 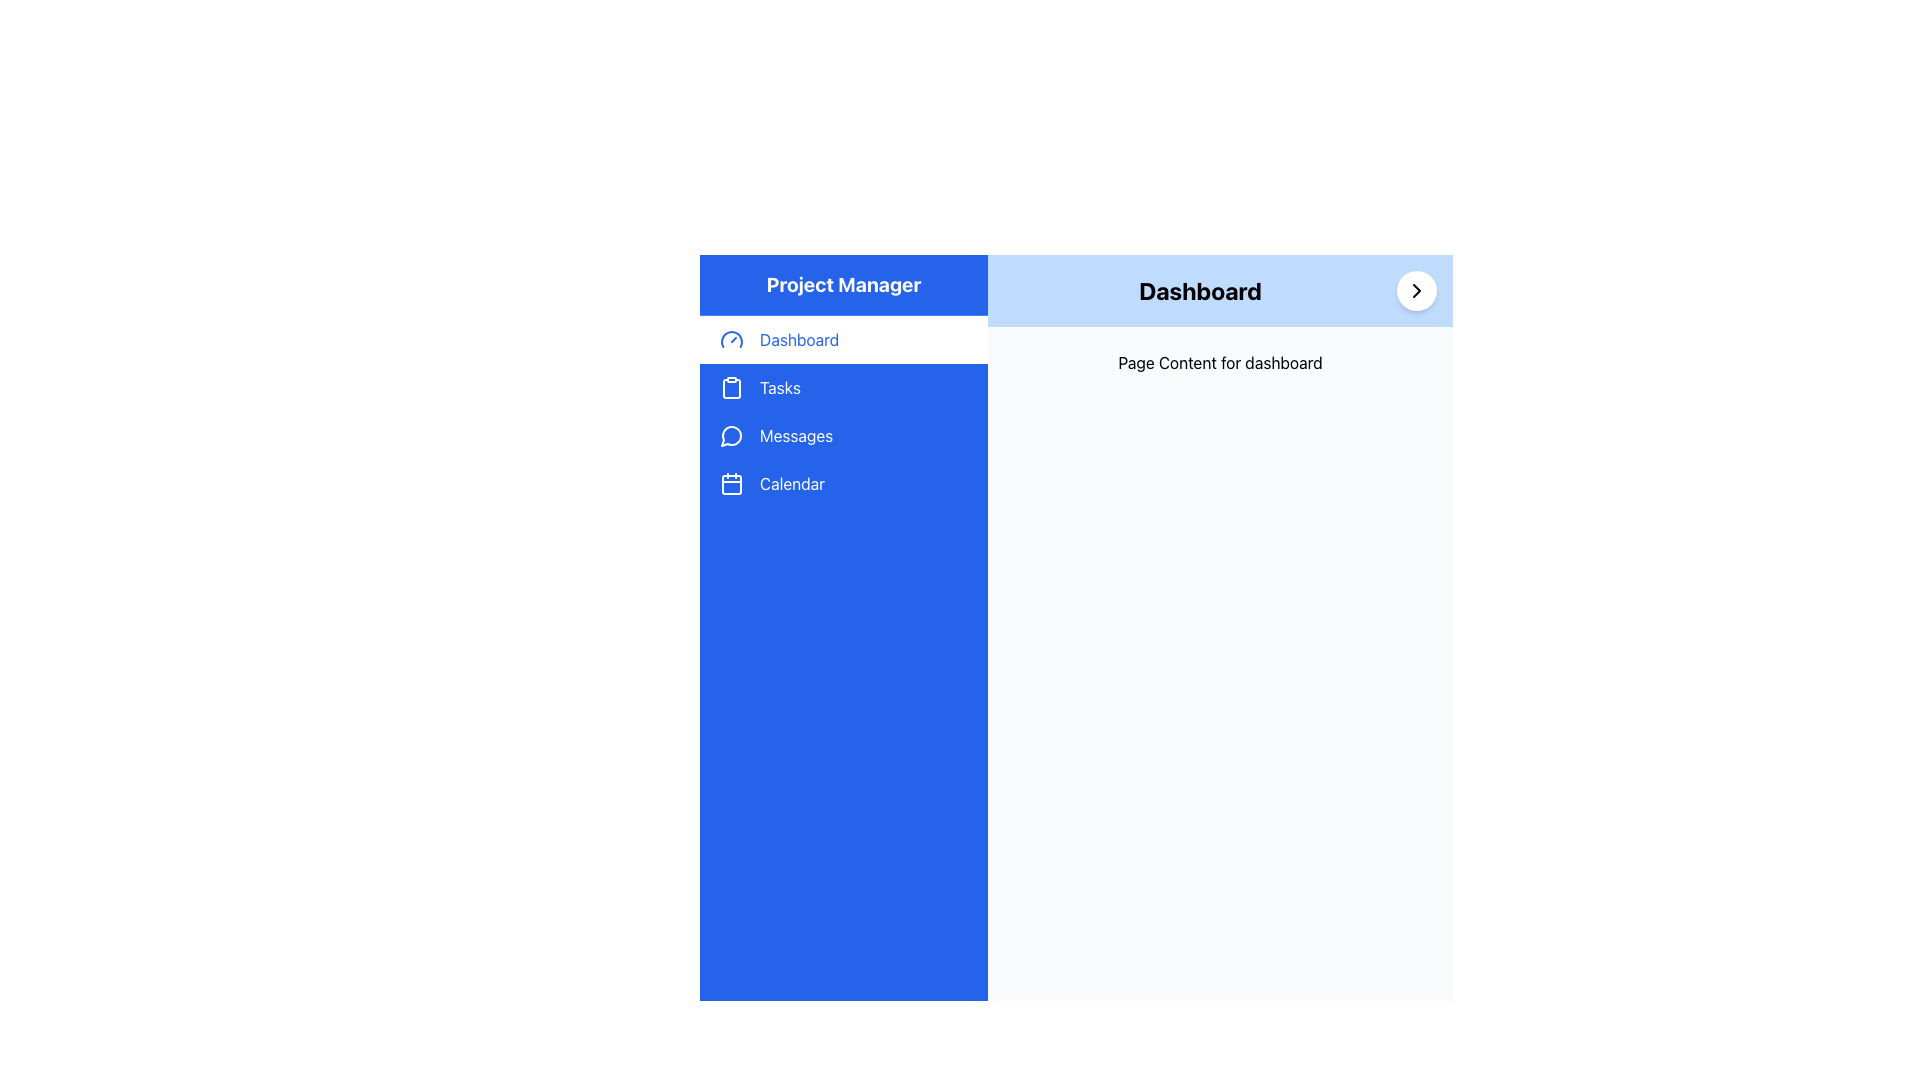 What do you see at coordinates (730, 435) in the screenshot?
I see `the 'Messages' icon in the sidebar, which is located below 'Dashboard' and 'Tasks' and above 'Calendar'` at bounding box center [730, 435].